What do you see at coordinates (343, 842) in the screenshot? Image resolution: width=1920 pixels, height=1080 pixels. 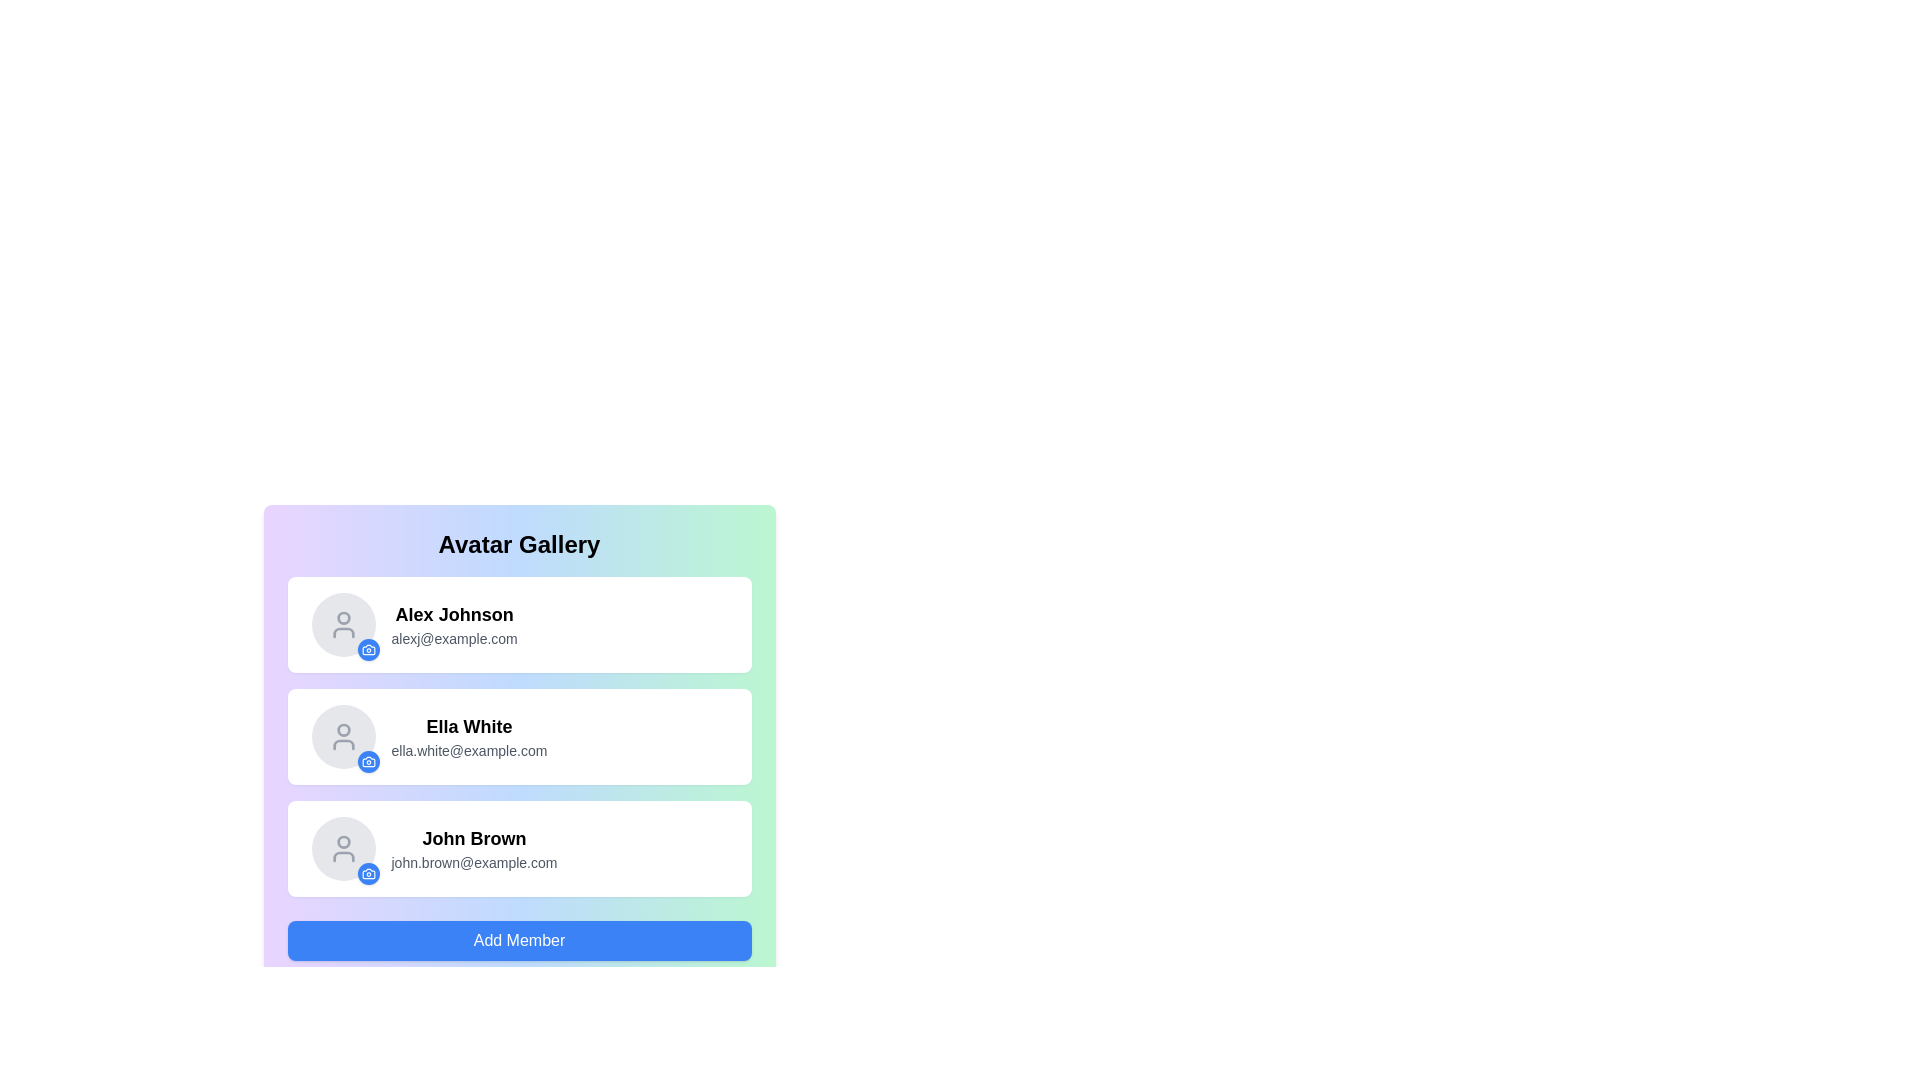 I see `the SVG Circle icon representing the user profile picture for 'John Brown' located in the top-left section of the user profile image` at bounding box center [343, 842].